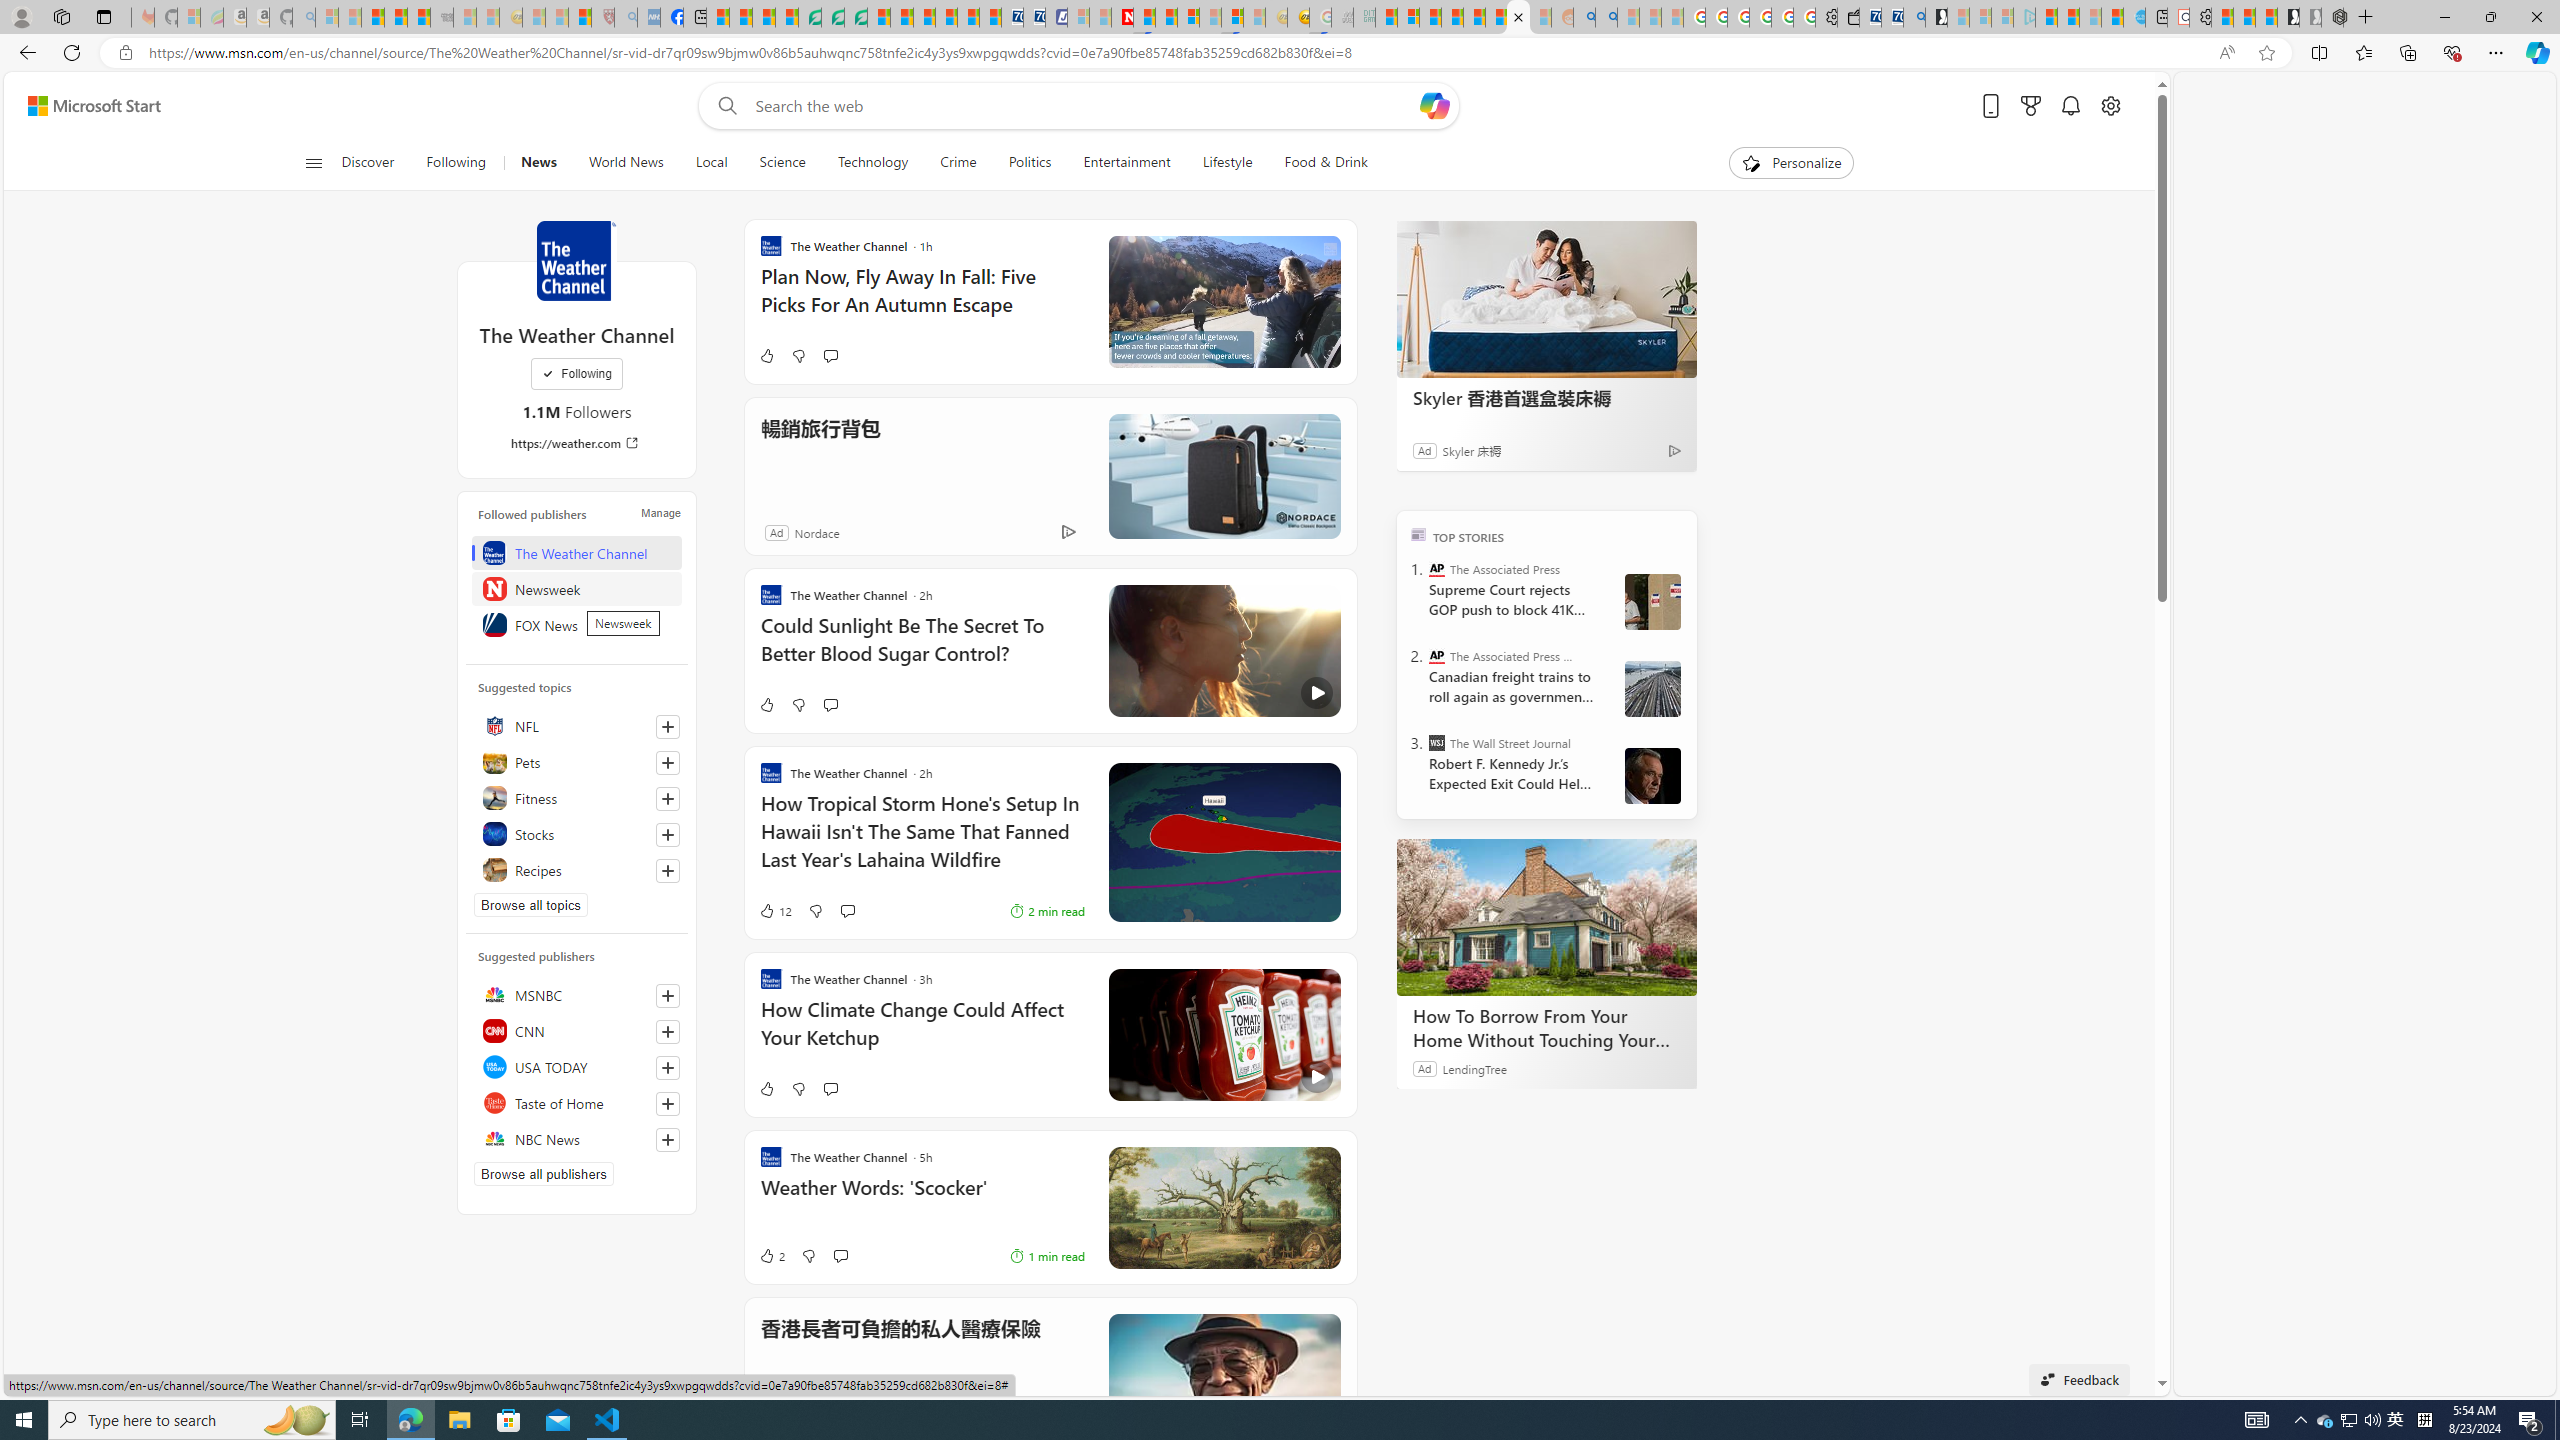  What do you see at coordinates (832, 16) in the screenshot?
I see `'Terms of Use Agreement'` at bounding box center [832, 16].